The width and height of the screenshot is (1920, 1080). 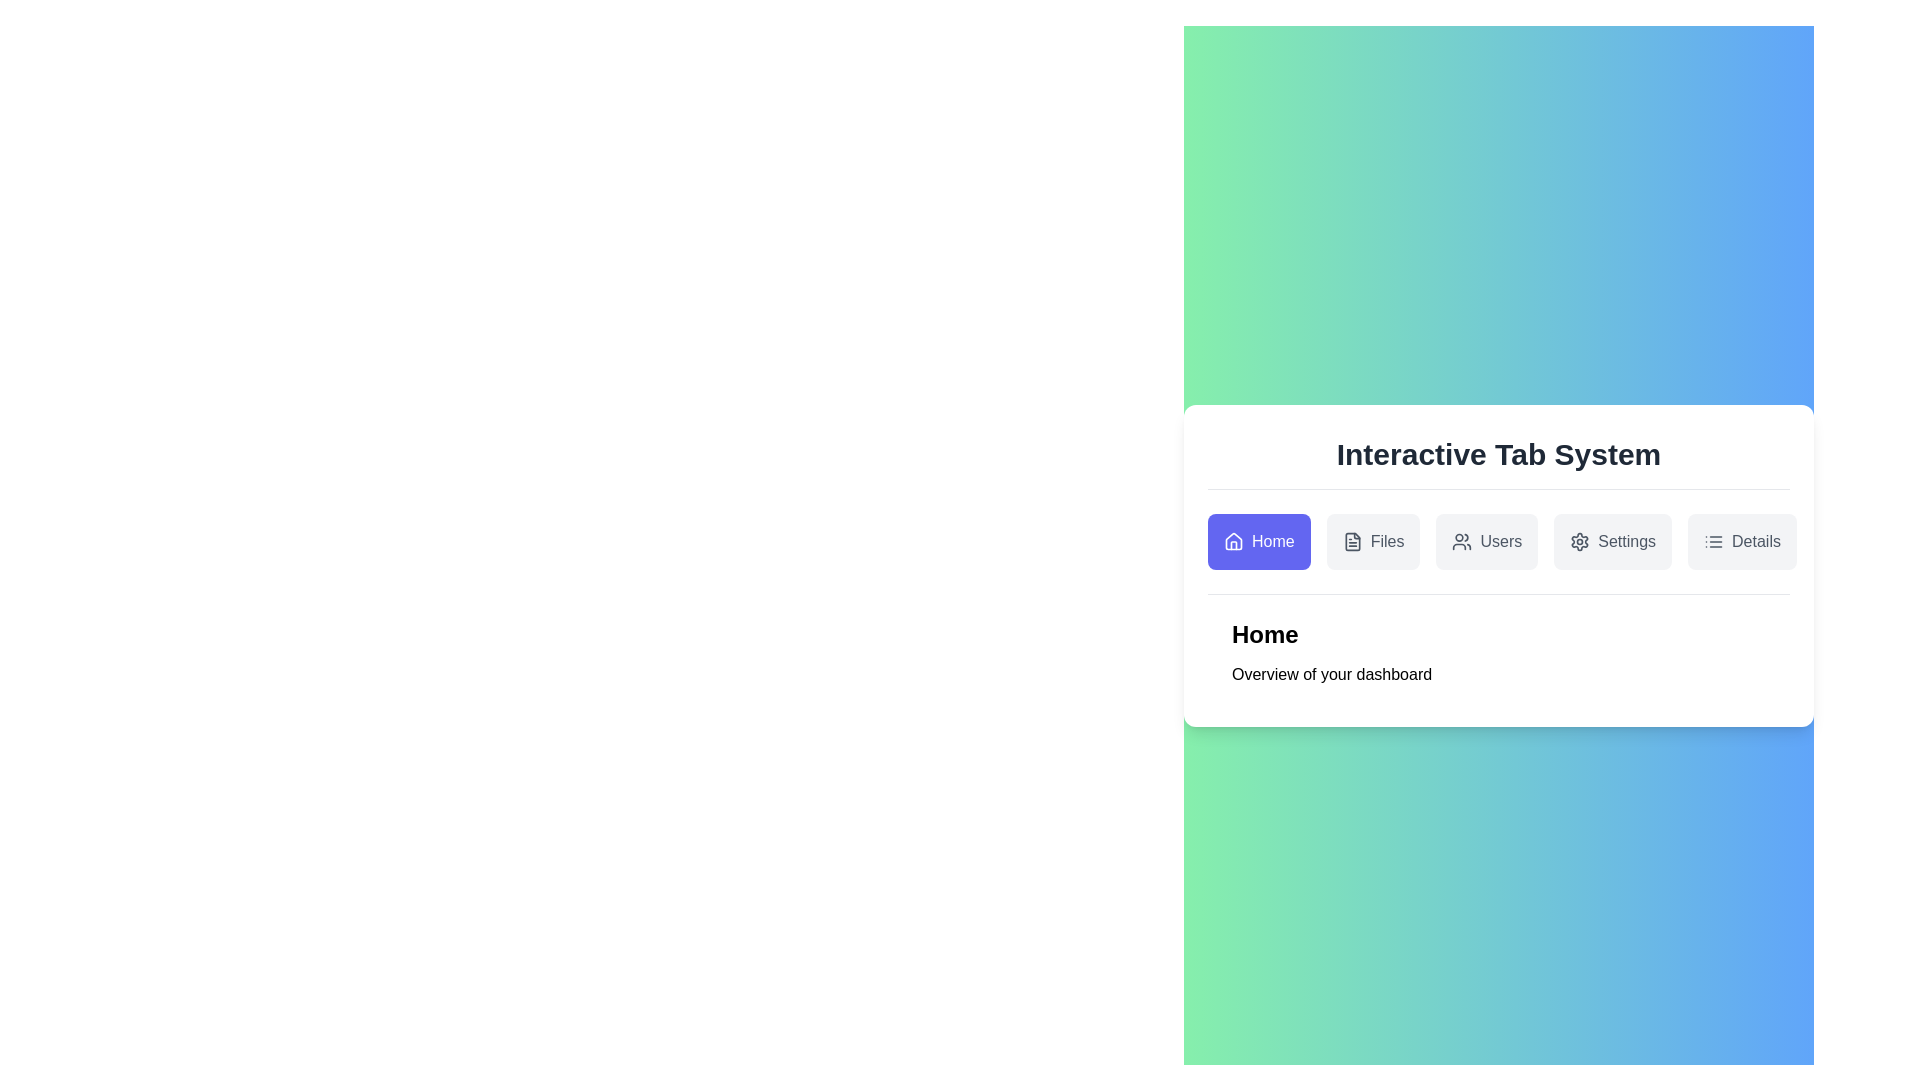 I want to click on the 'Home' icon located within the purple-highlighted navigation button at the top-left of the tab bar, so click(x=1232, y=542).